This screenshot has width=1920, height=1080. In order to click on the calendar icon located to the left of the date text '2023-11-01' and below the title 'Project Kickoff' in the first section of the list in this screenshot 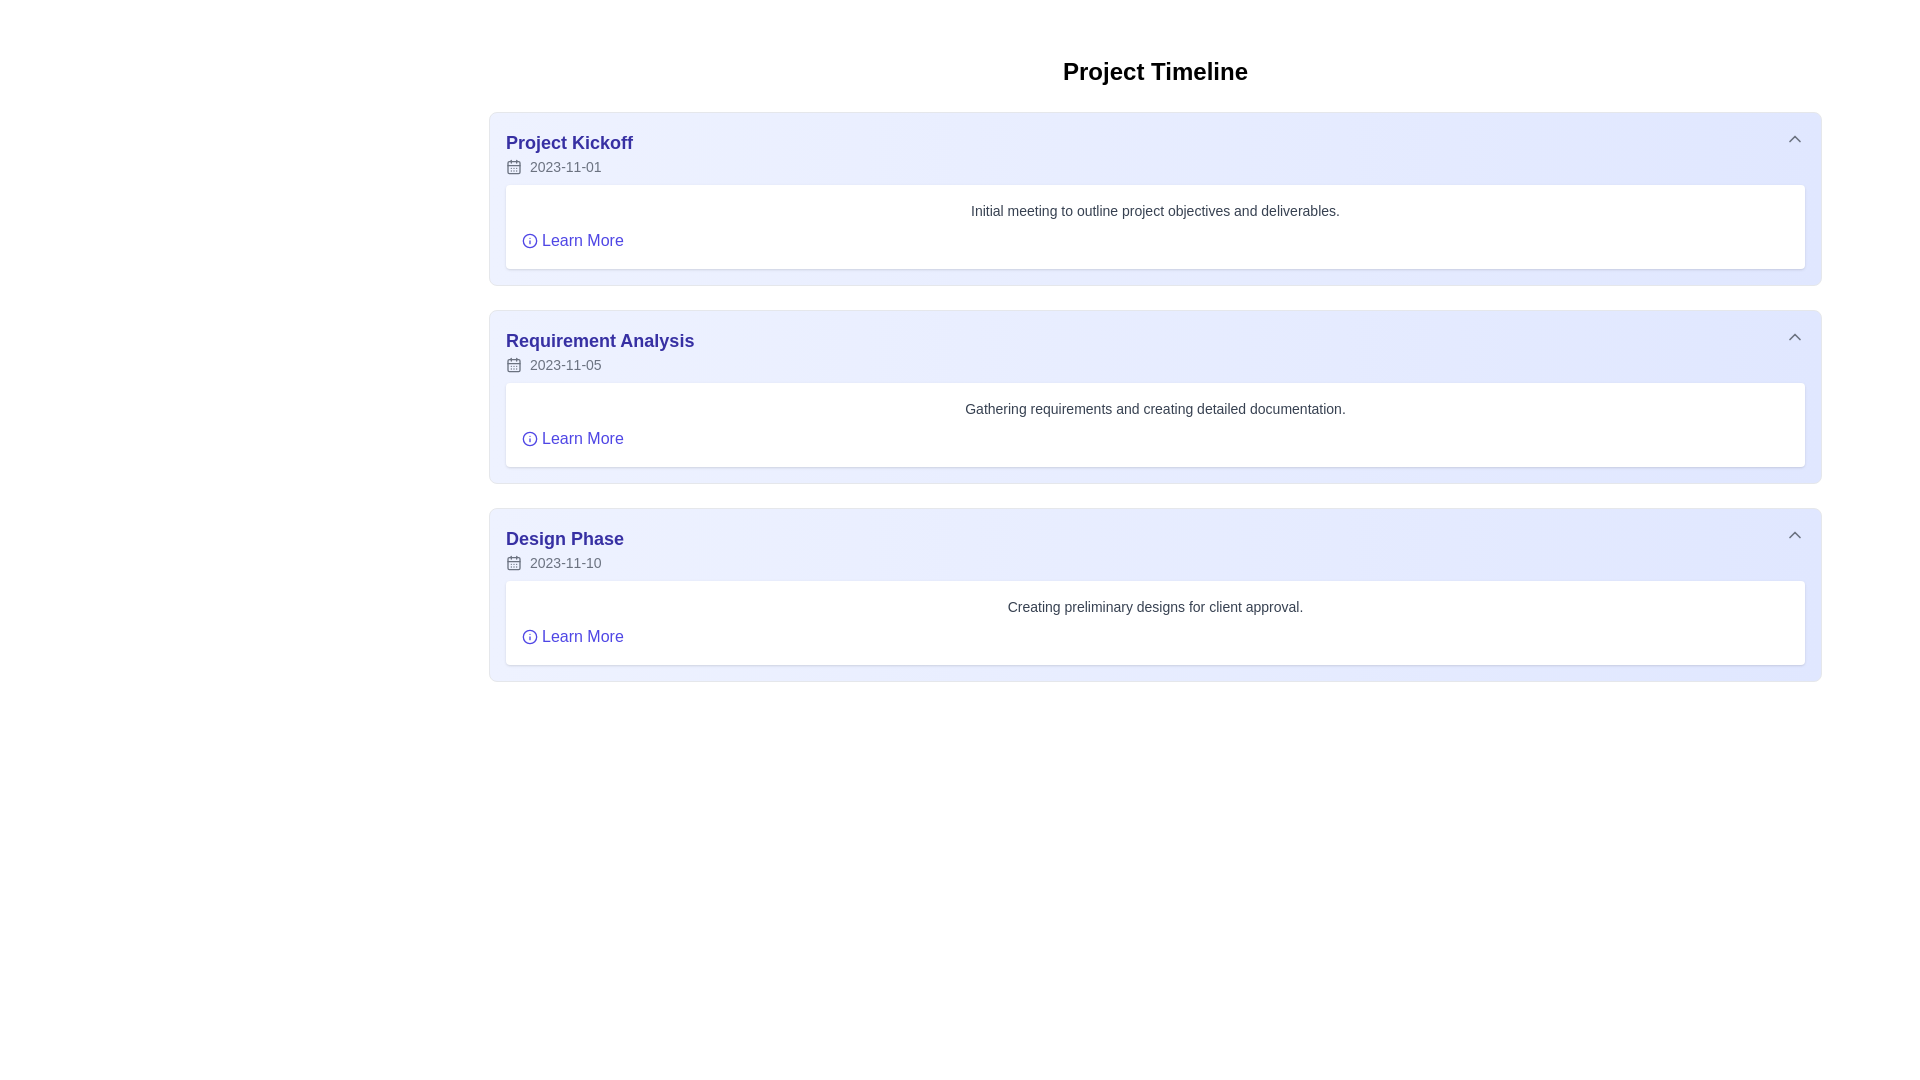, I will do `click(513, 165)`.